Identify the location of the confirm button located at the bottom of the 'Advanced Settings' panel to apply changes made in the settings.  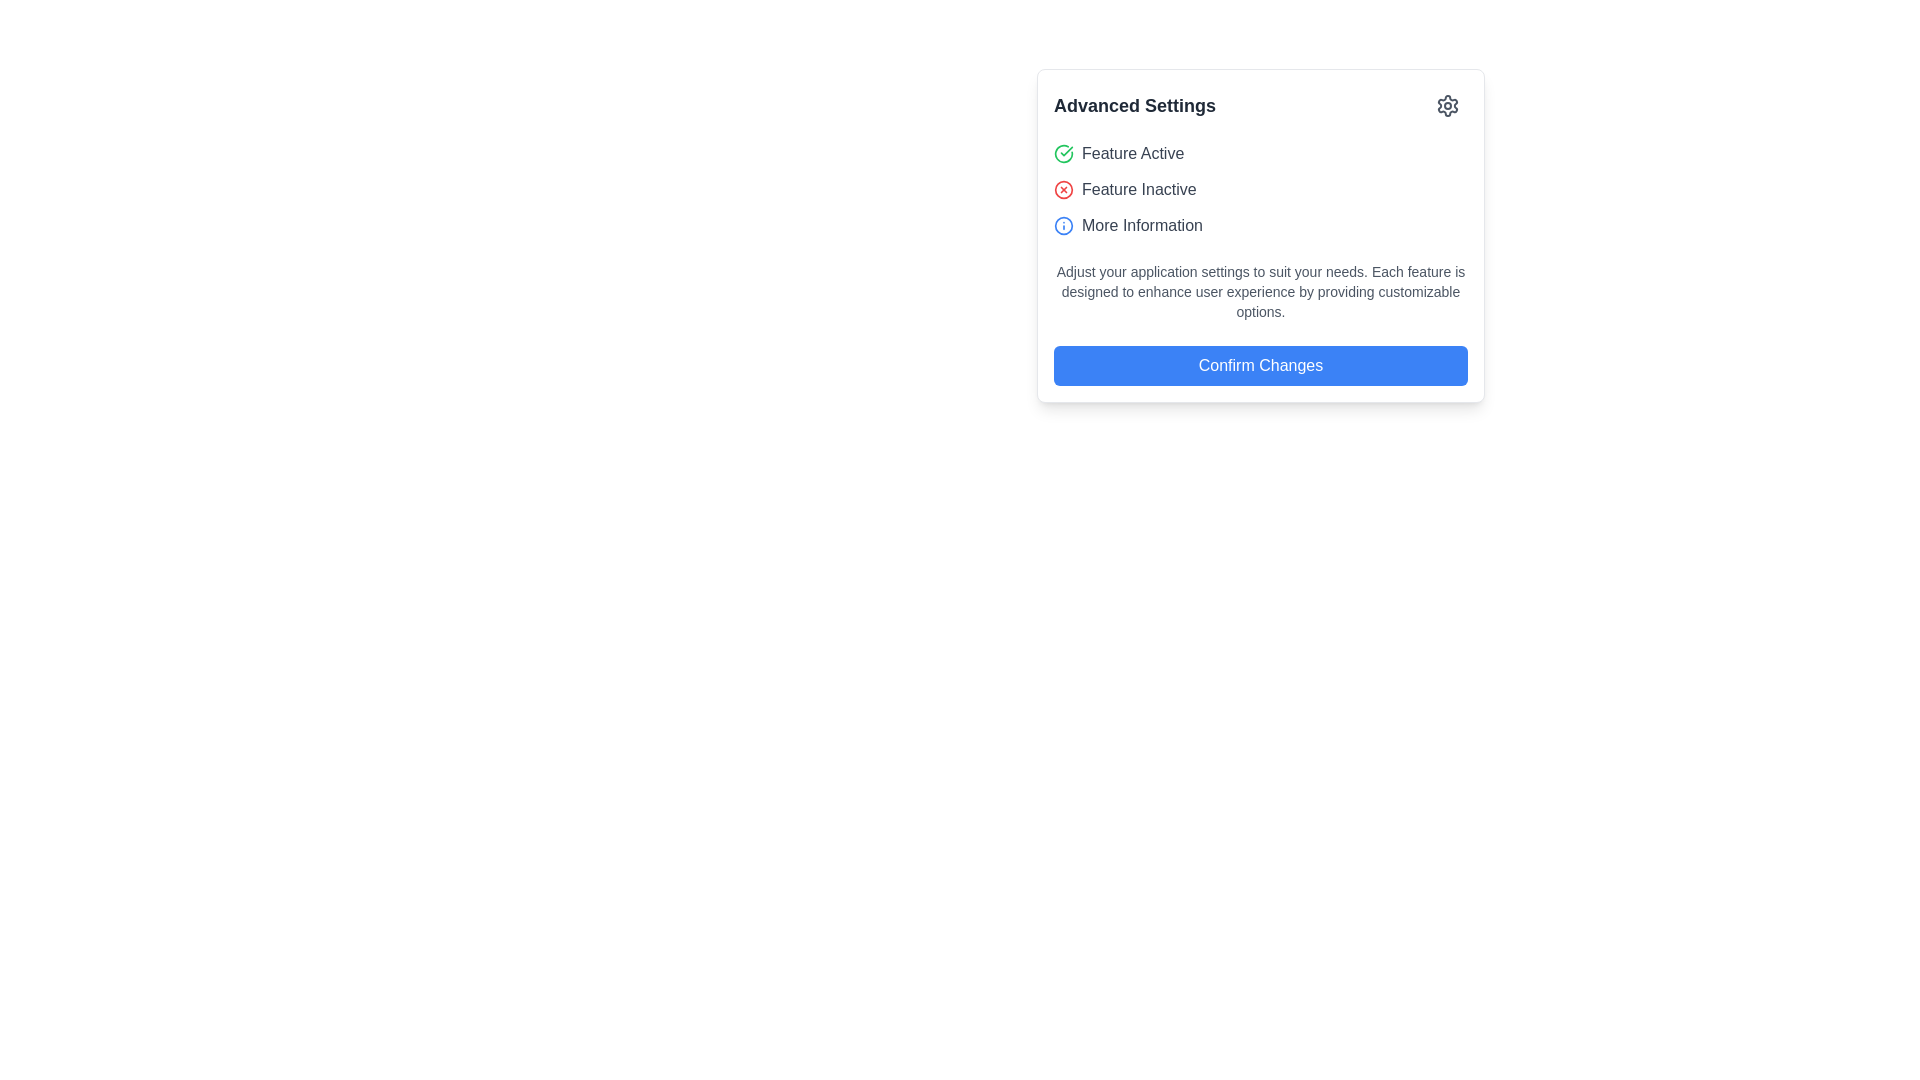
(1260, 366).